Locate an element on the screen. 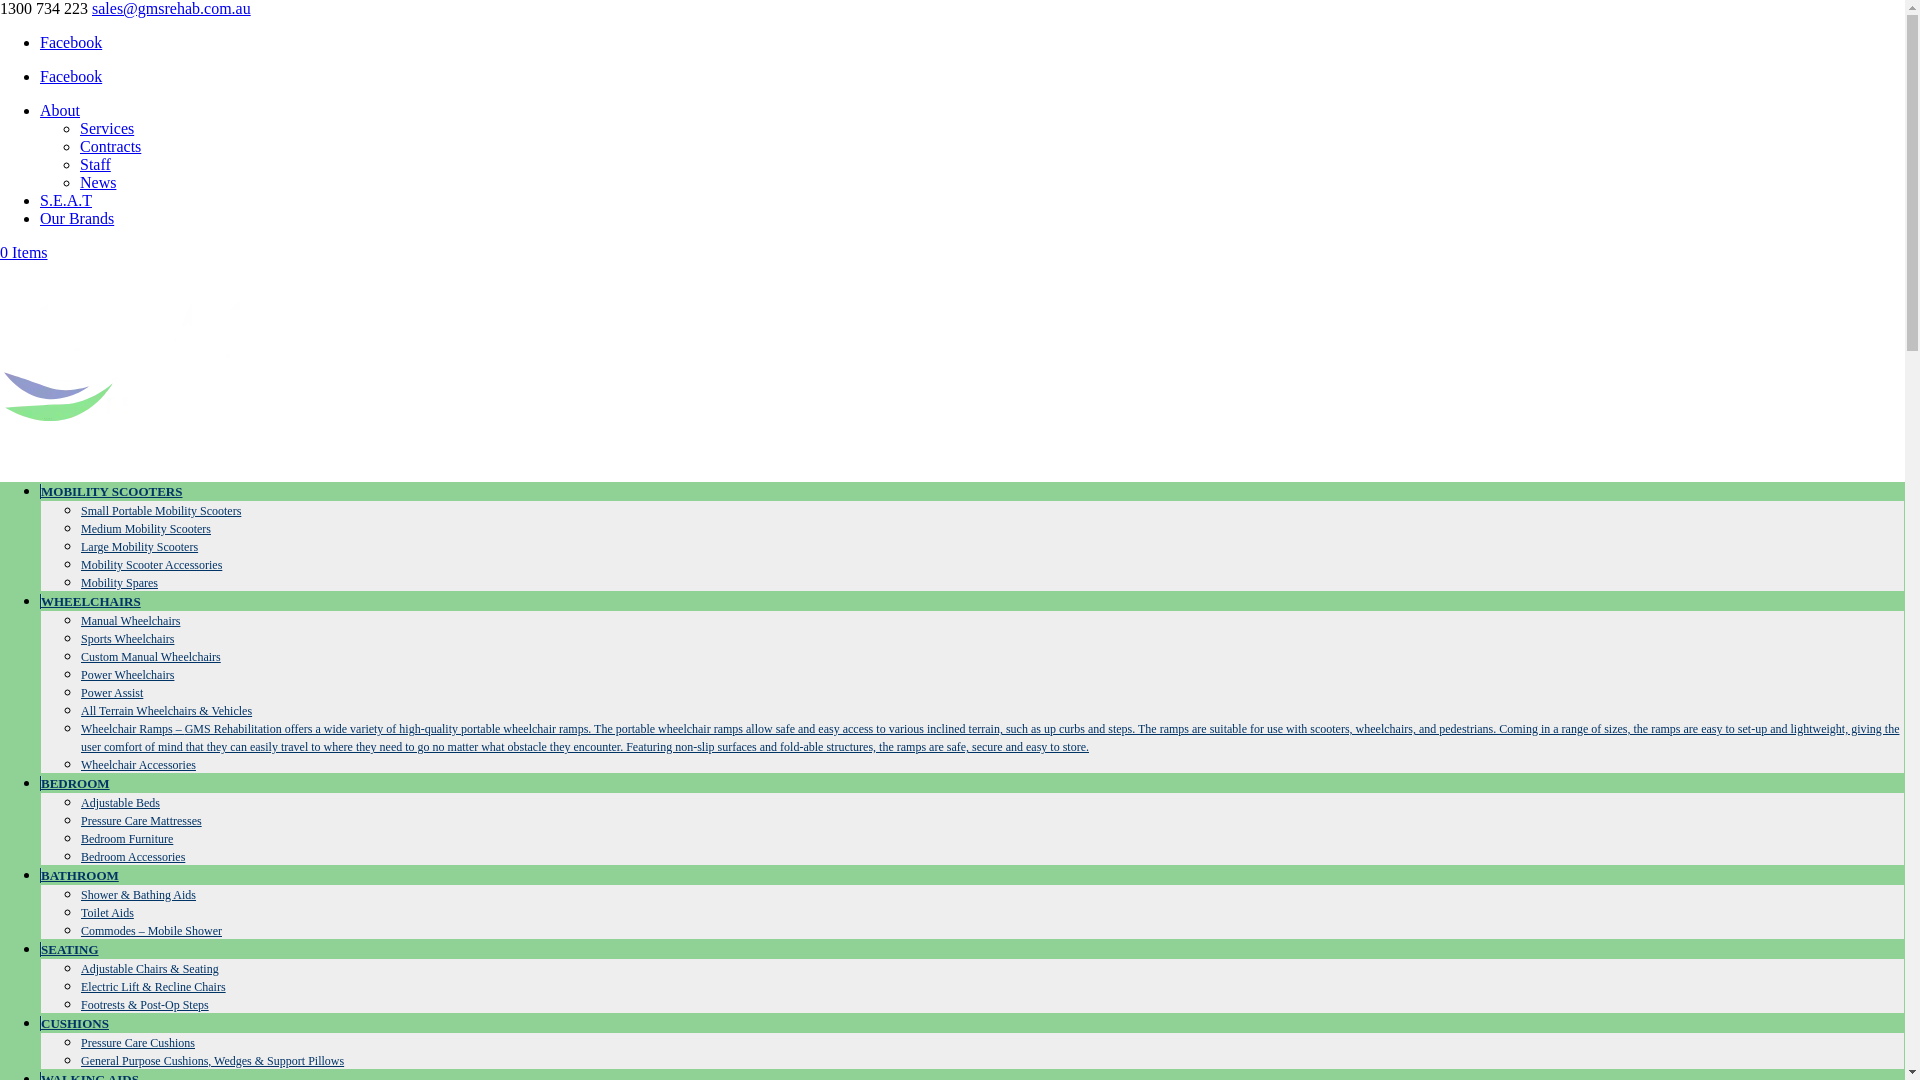 The width and height of the screenshot is (1920, 1080). 'Facebook' is located at coordinates (71, 42).